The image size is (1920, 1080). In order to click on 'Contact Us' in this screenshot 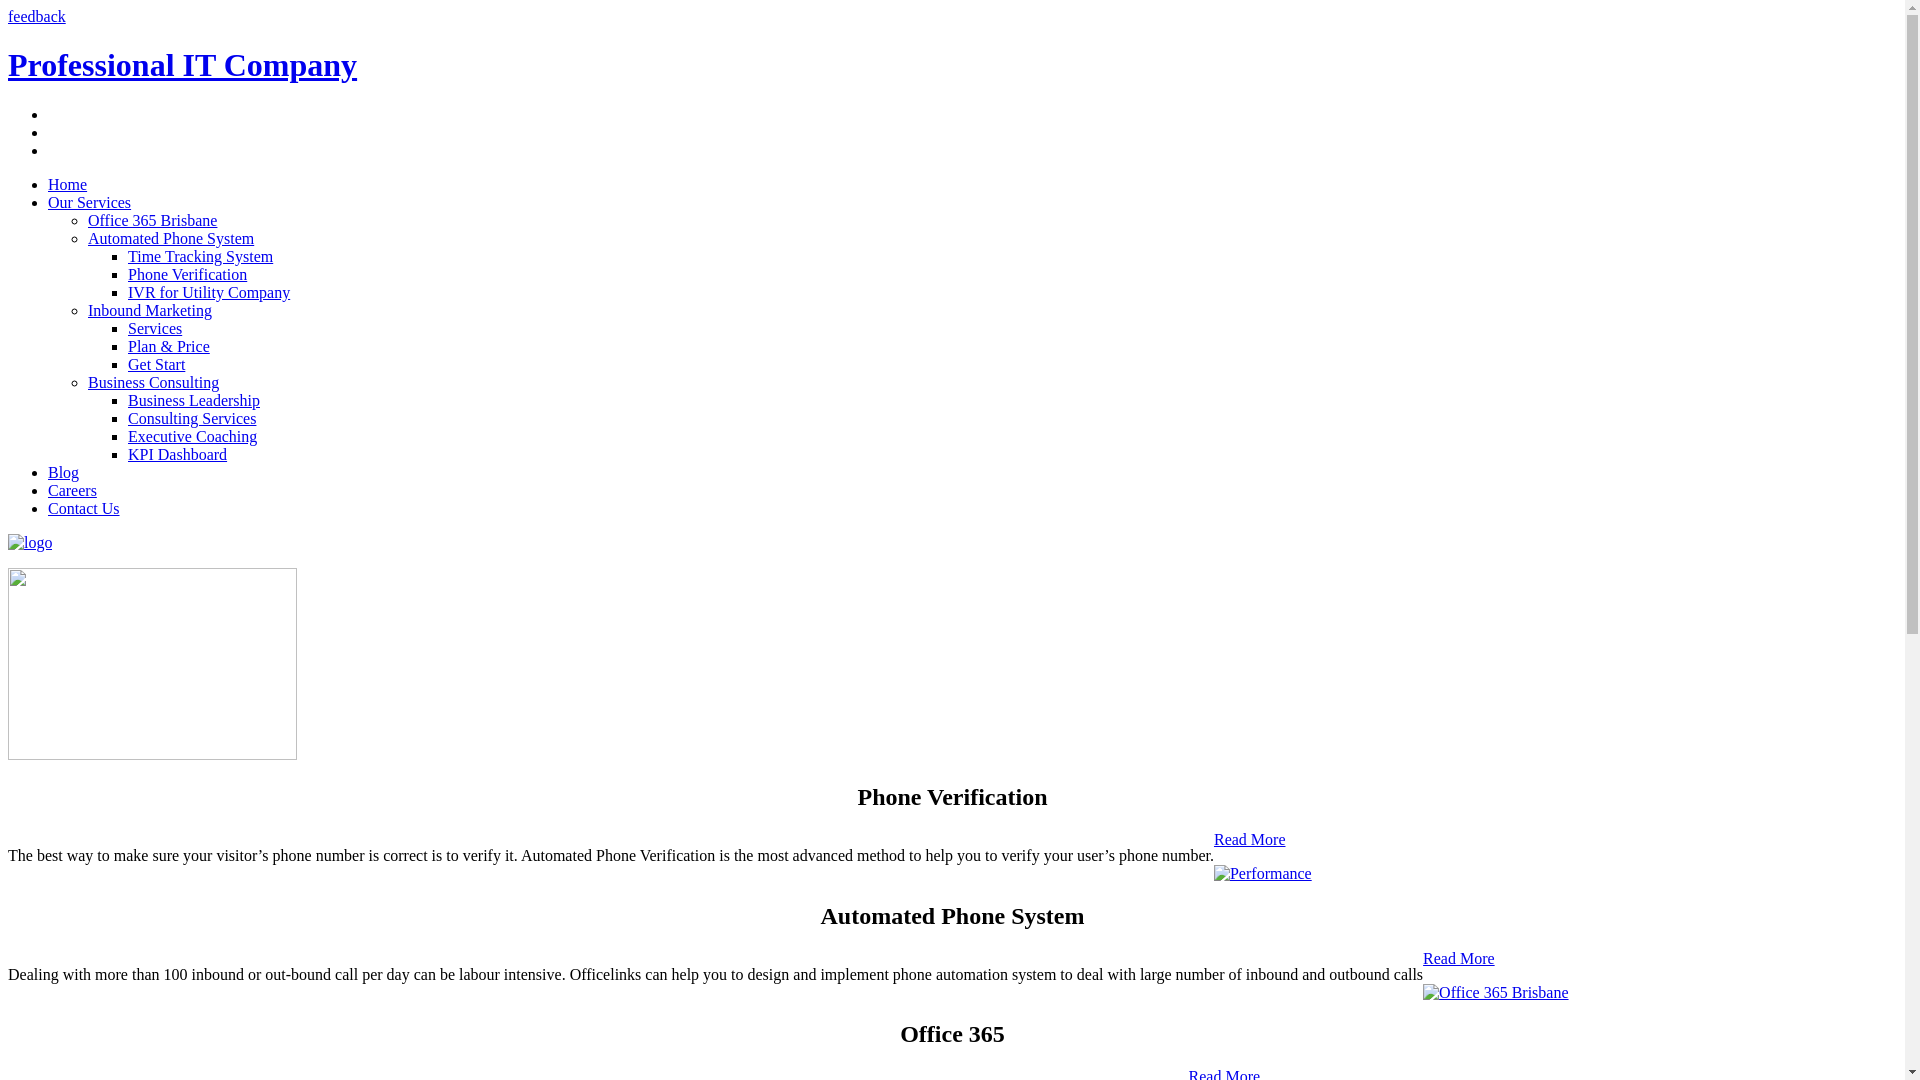, I will do `click(82, 507)`.